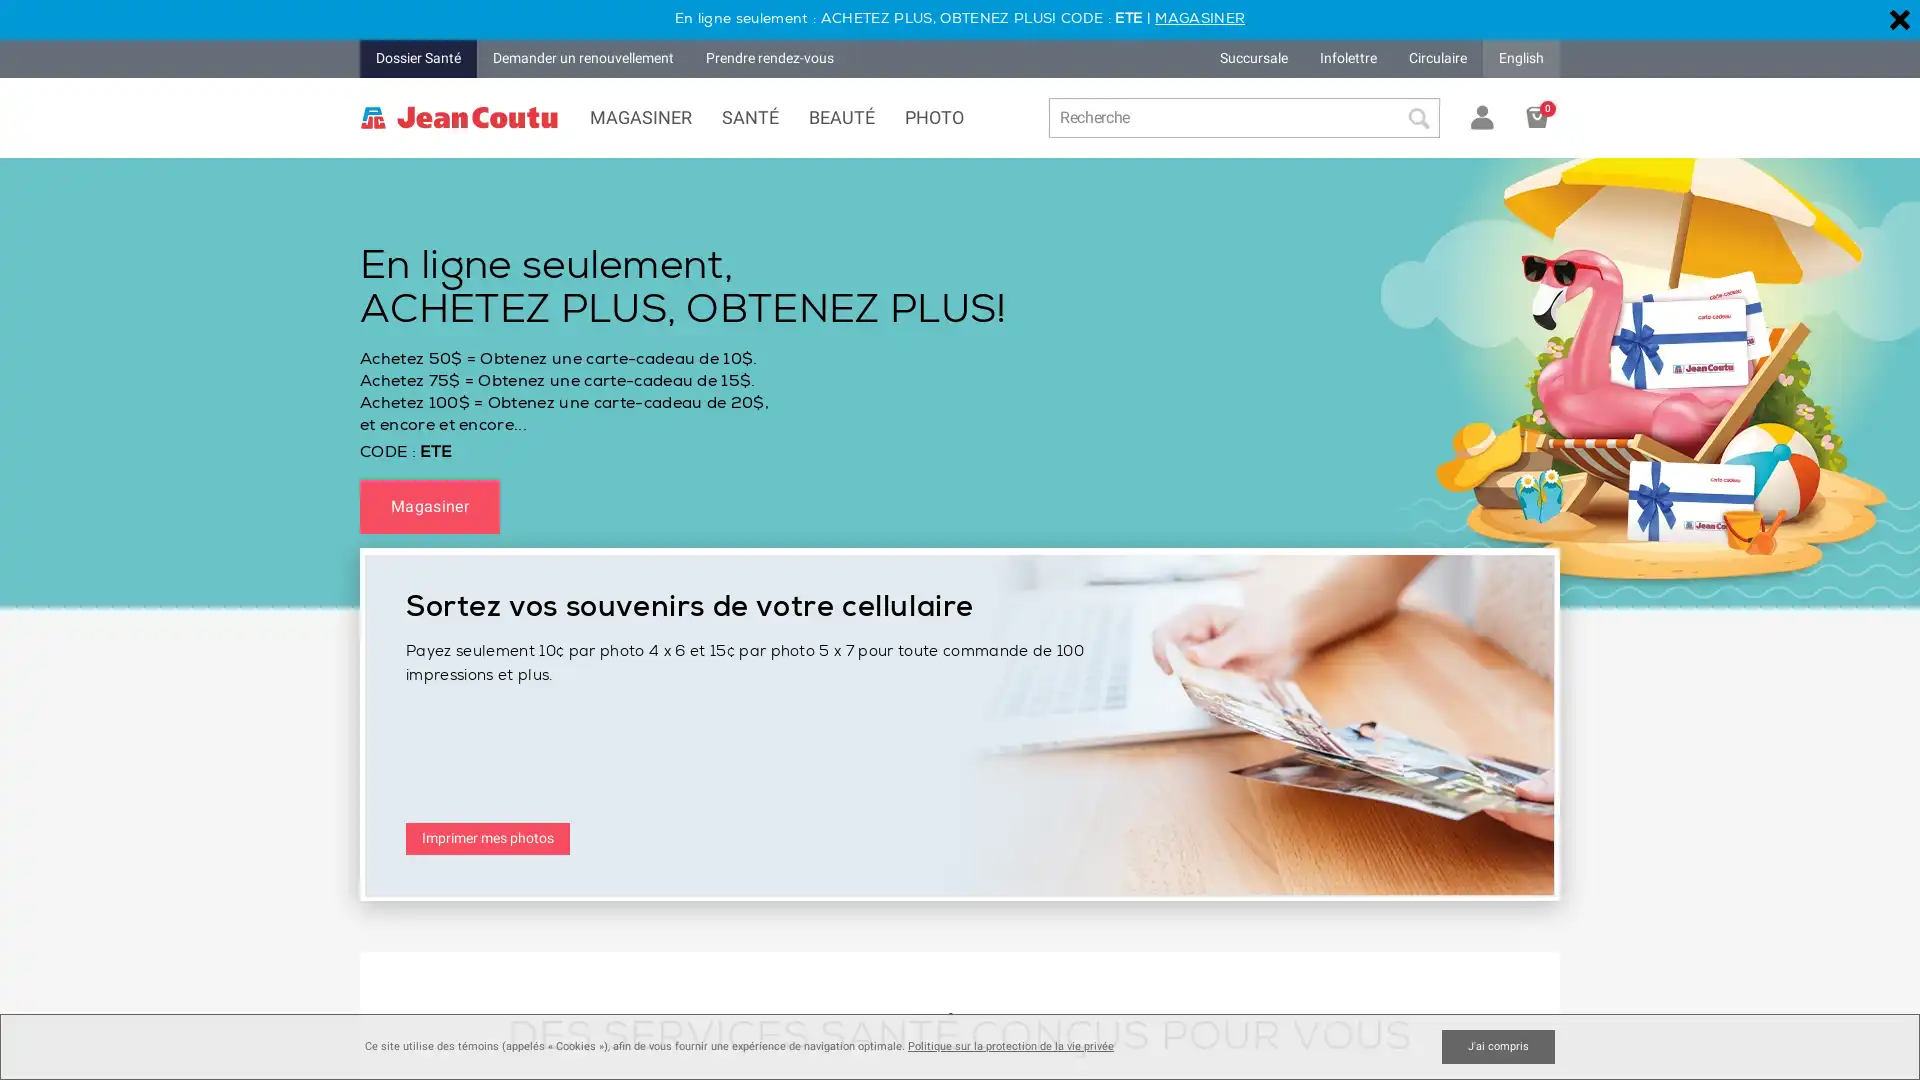 This screenshot has width=1920, height=1080. Describe the element at coordinates (428, 505) in the screenshot. I see `Magasiner` at that location.